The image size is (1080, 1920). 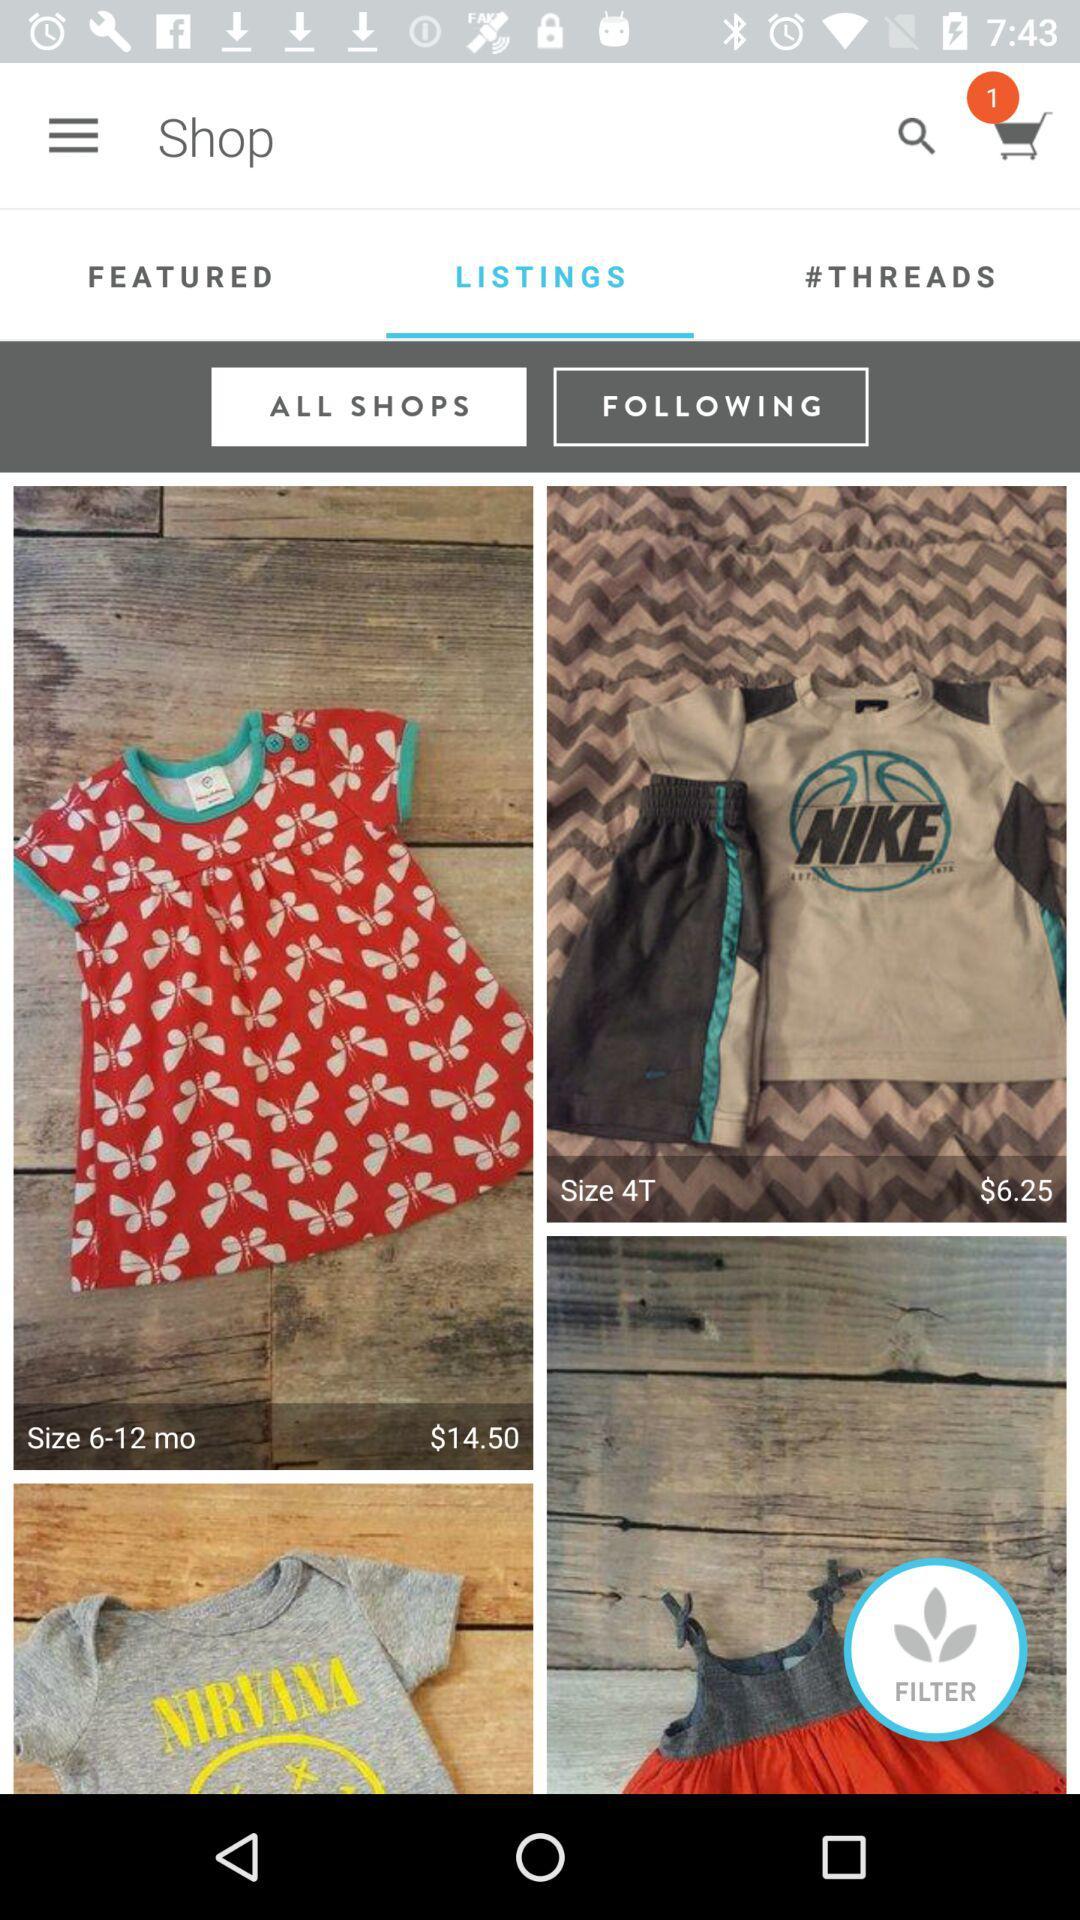 What do you see at coordinates (916, 135) in the screenshot?
I see `search option` at bounding box center [916, 135].